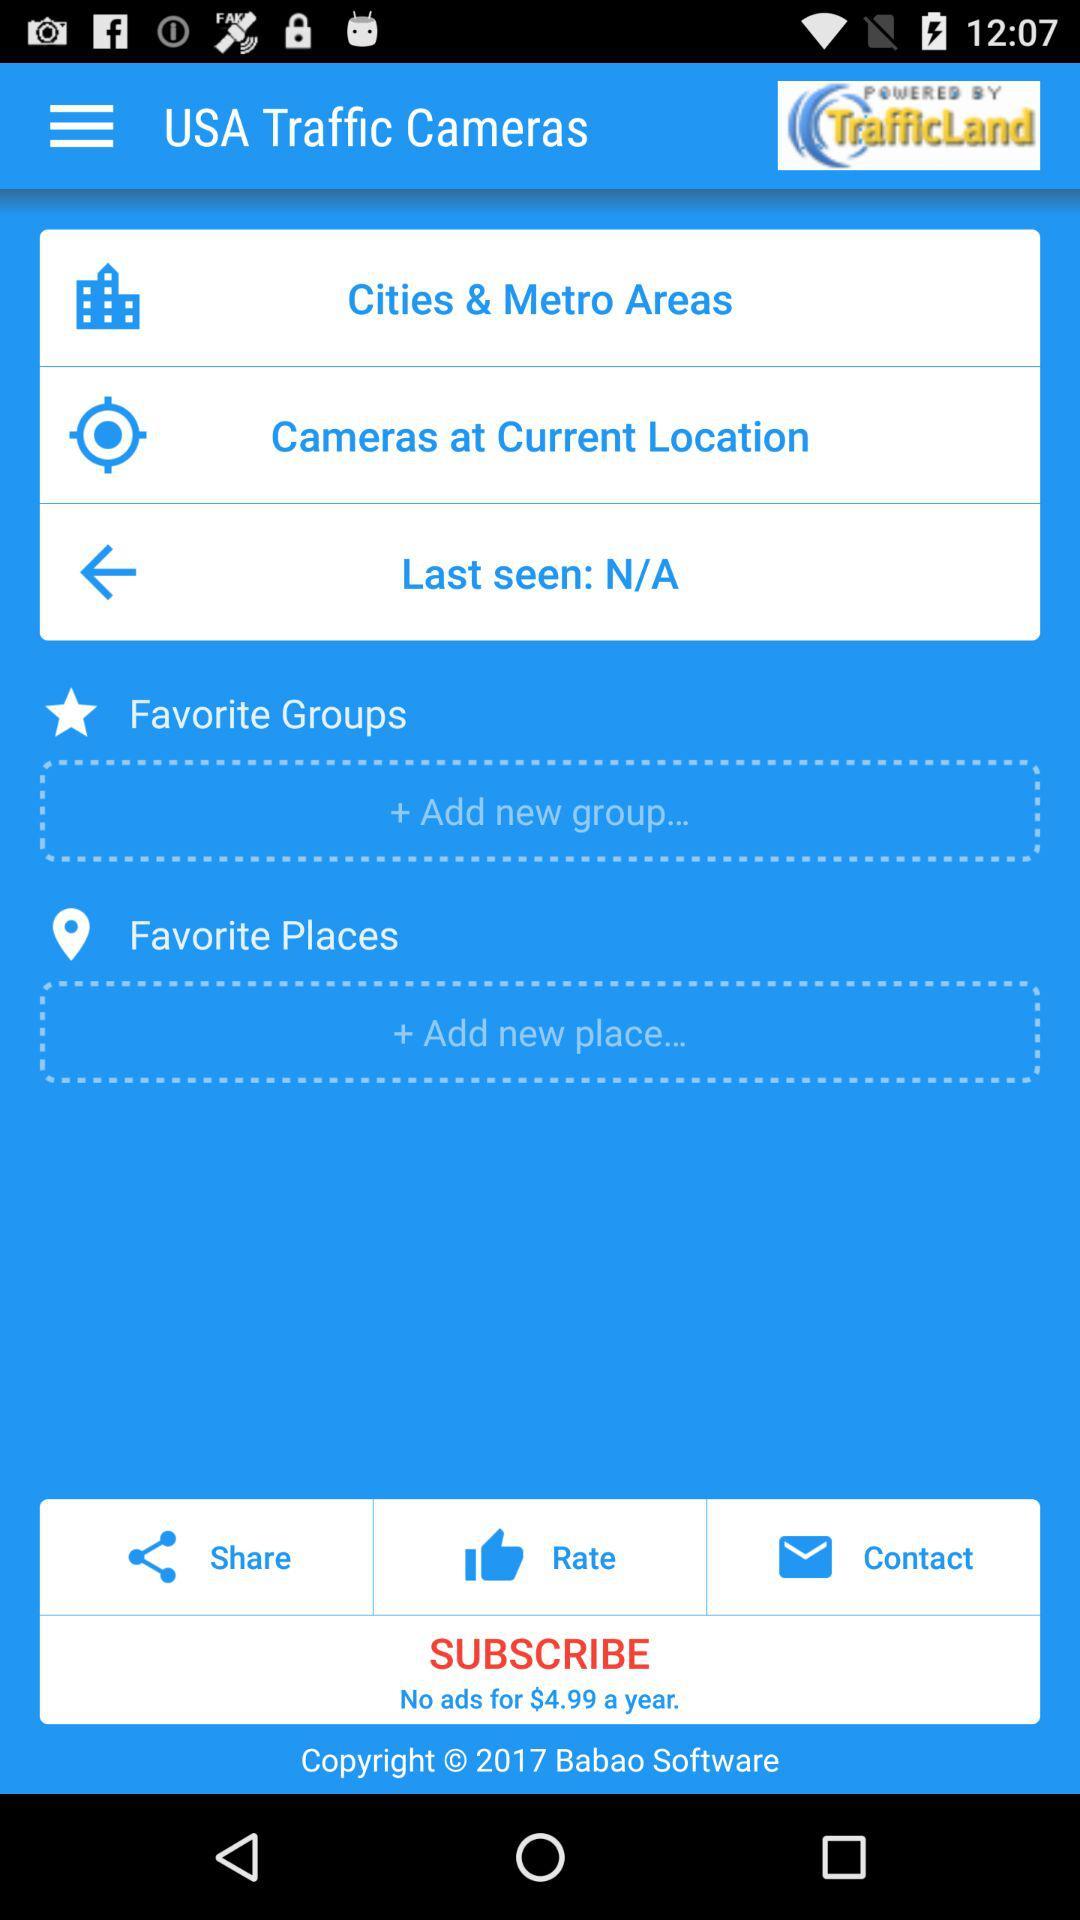  What do you see at coordinates (80, 124) in the screenshot?
I see `more options` at bounding box center [80, 124].